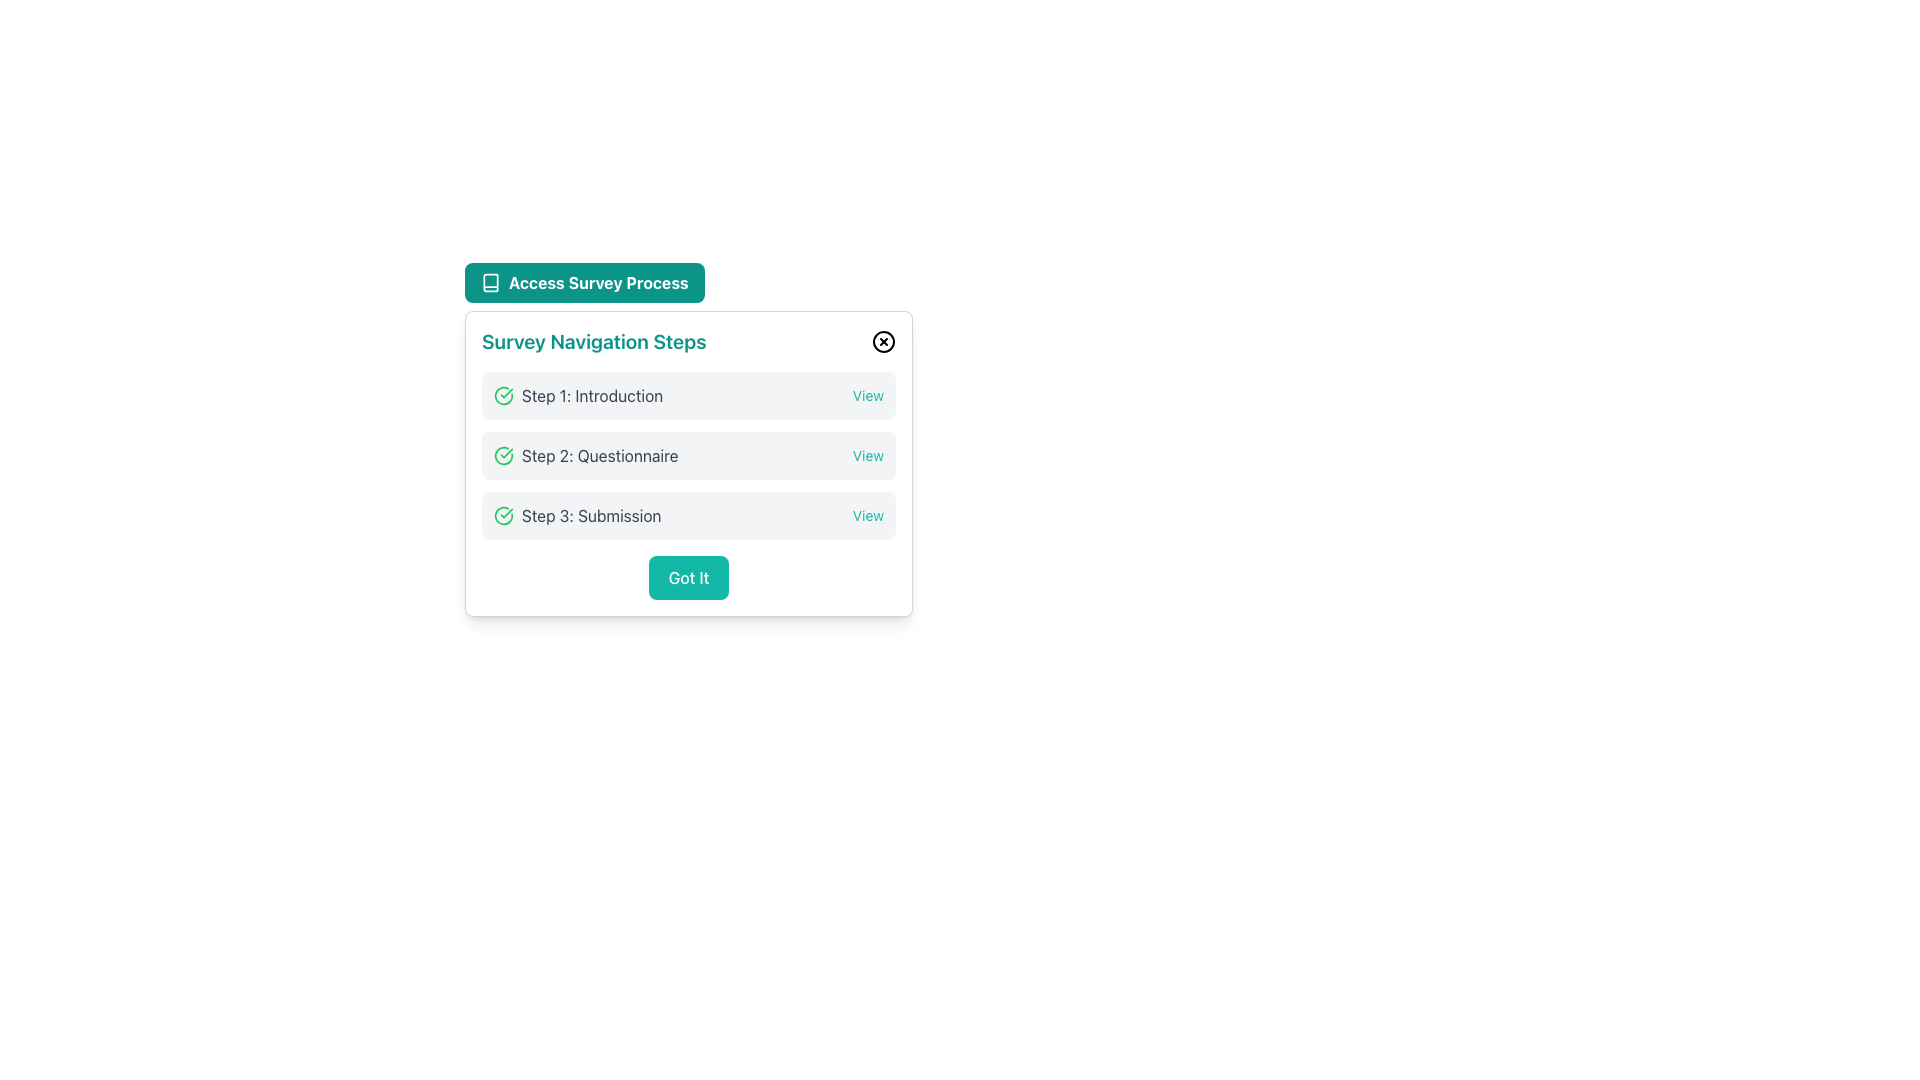 The height and width of the screenshot is (1080, 1920). I want to click on the completion indicator icon for the first step in the process, which is located to the left of the text label 'Step 1: Introduction.', so click(504, 396).